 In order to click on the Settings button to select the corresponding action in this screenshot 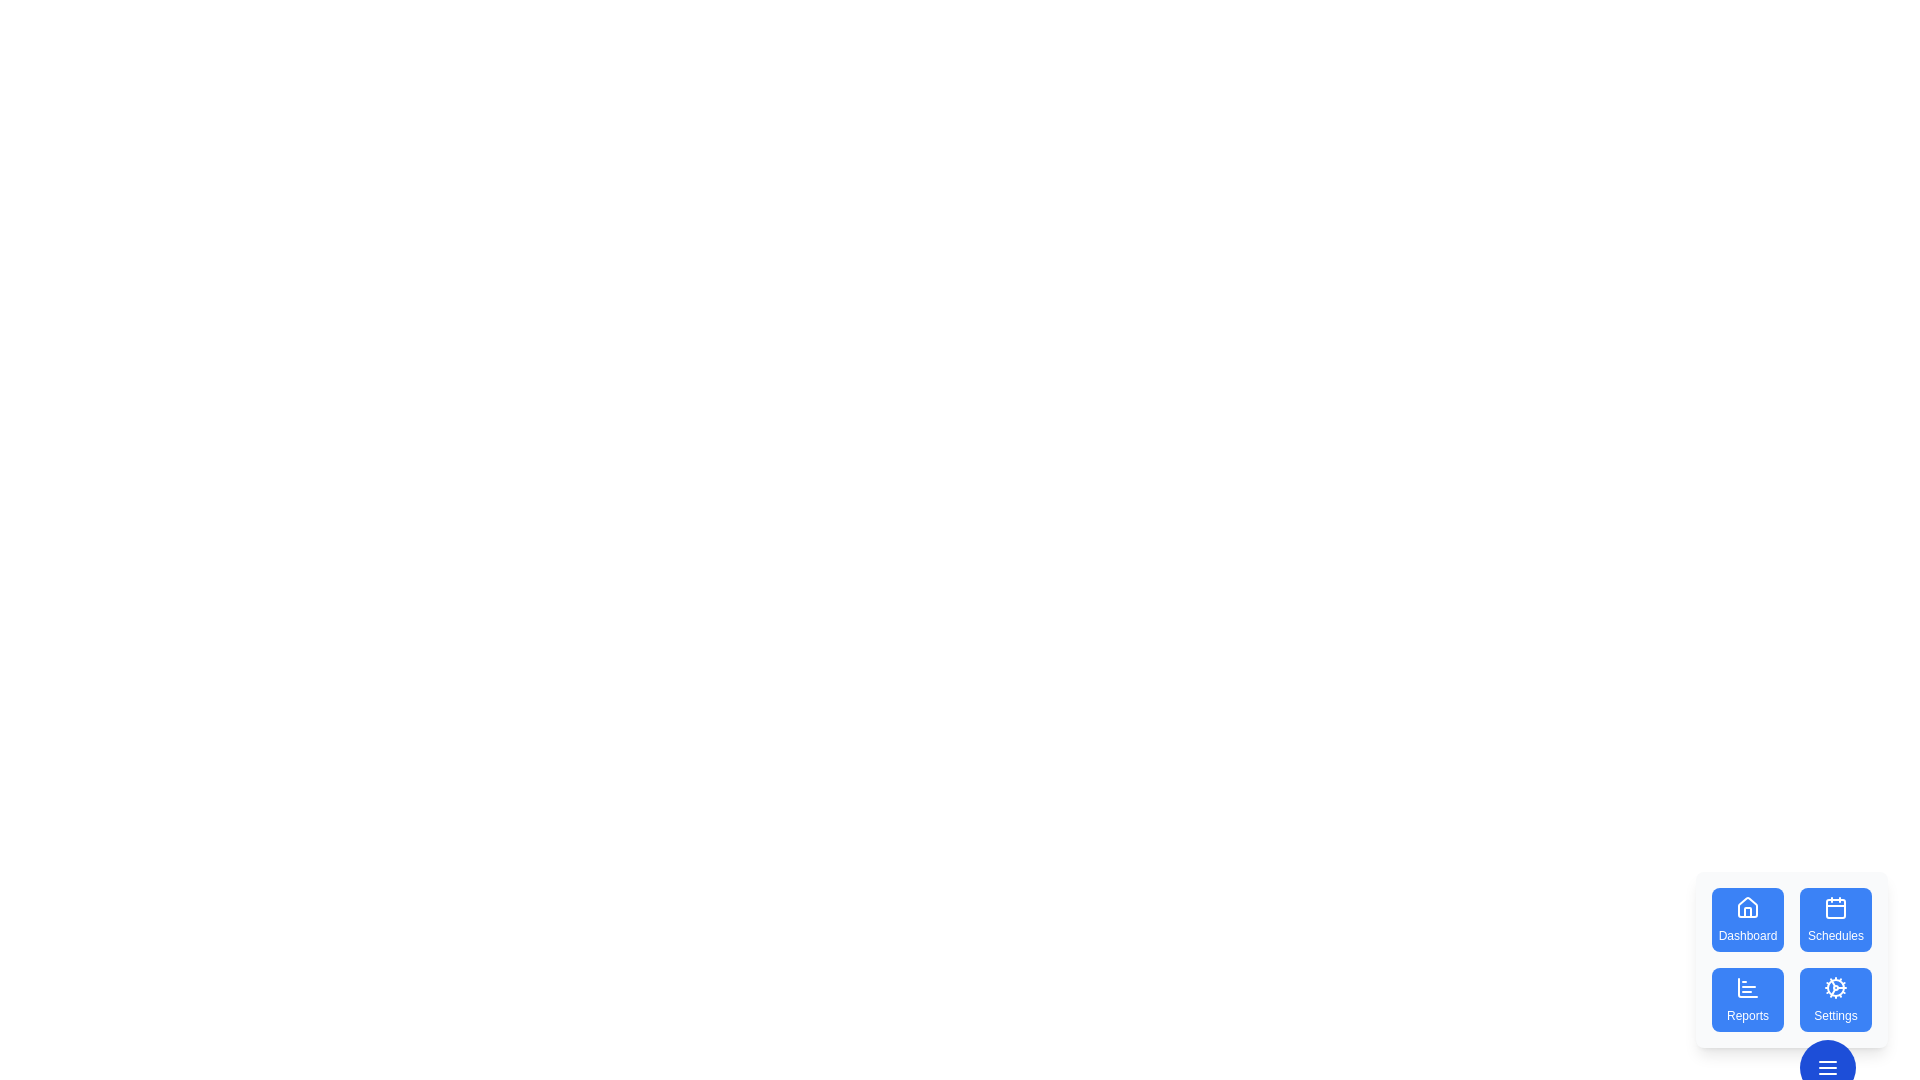, I will do `click(1836, 999)`.